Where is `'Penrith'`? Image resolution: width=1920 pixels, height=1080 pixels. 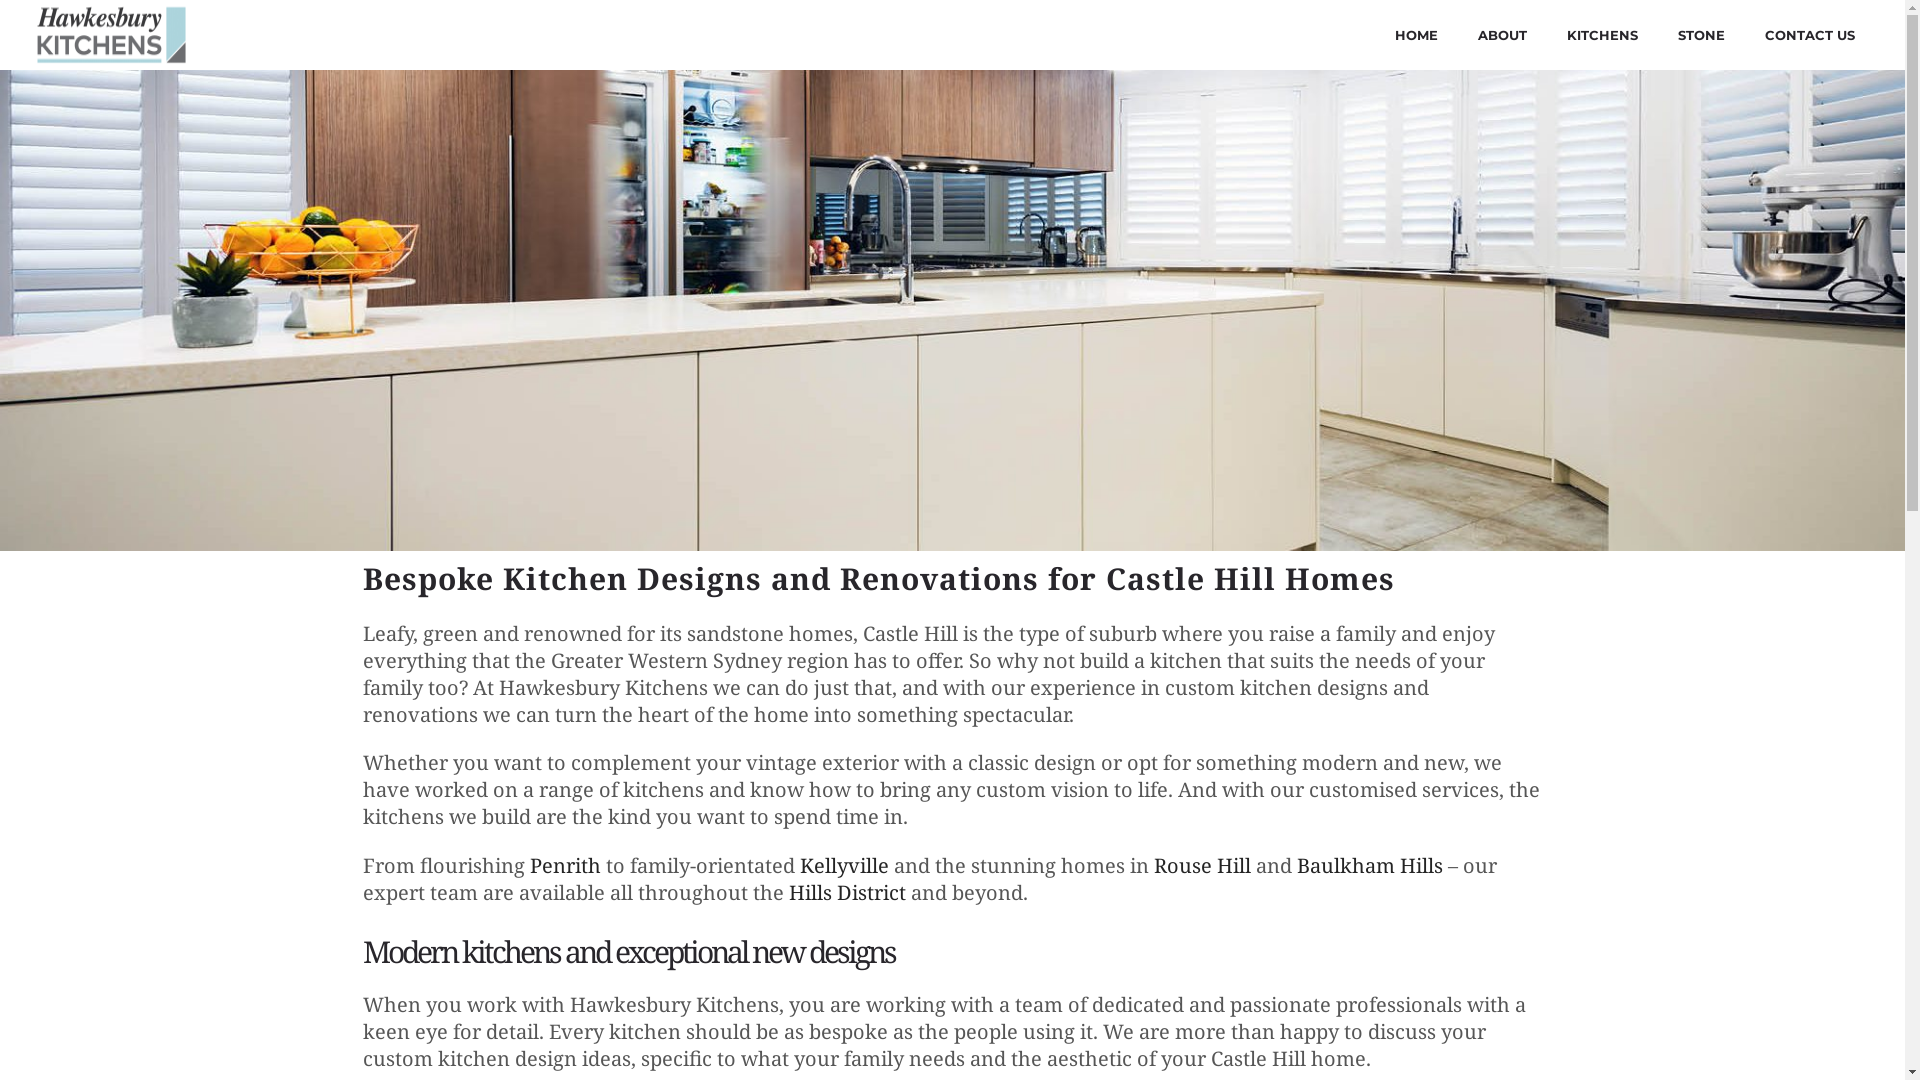
'Penrith' is located at coordinates (564, 864).